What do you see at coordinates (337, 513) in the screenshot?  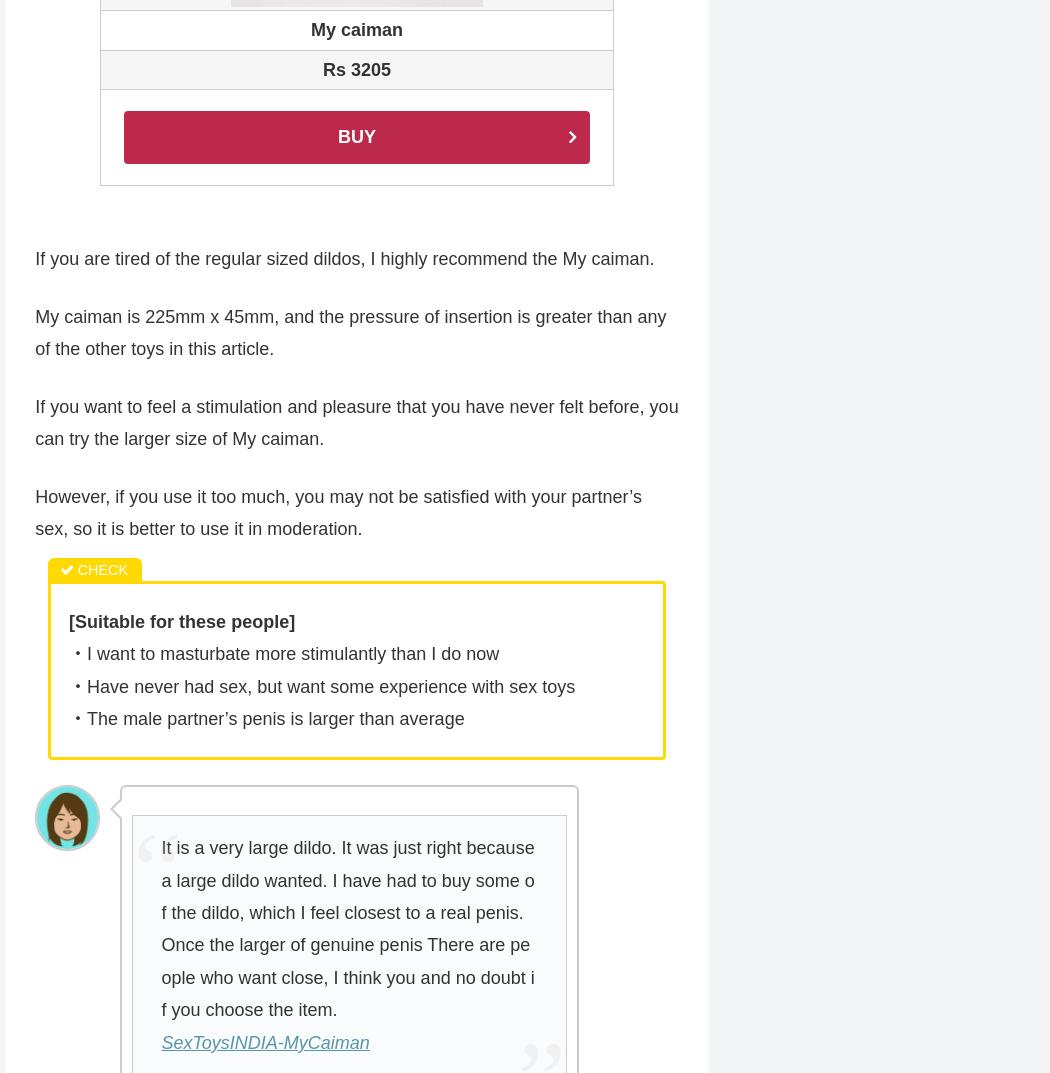 I see `'However, if you use it too much, you may not be satisfied with your partner’s sex, so it is better to use it in moderation.'` at bounding box center [337, 513].